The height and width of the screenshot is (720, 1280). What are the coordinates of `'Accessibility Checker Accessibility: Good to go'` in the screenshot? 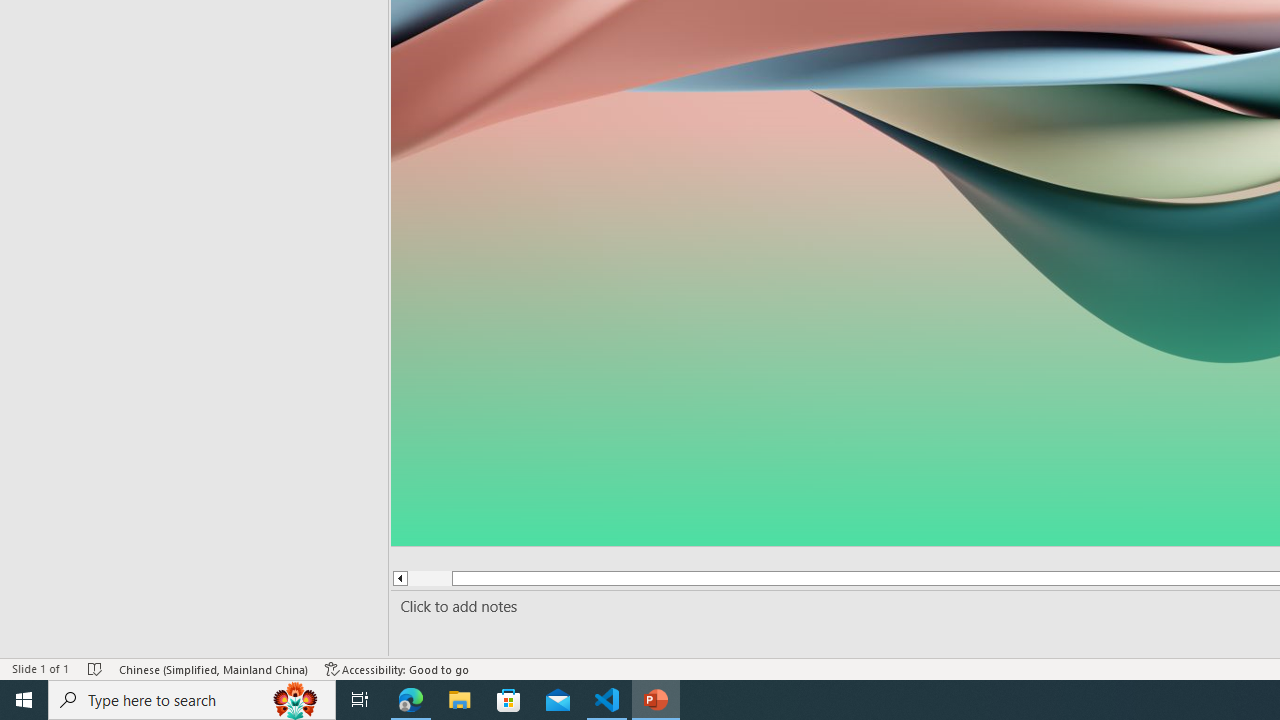 It's located at (397, 669).